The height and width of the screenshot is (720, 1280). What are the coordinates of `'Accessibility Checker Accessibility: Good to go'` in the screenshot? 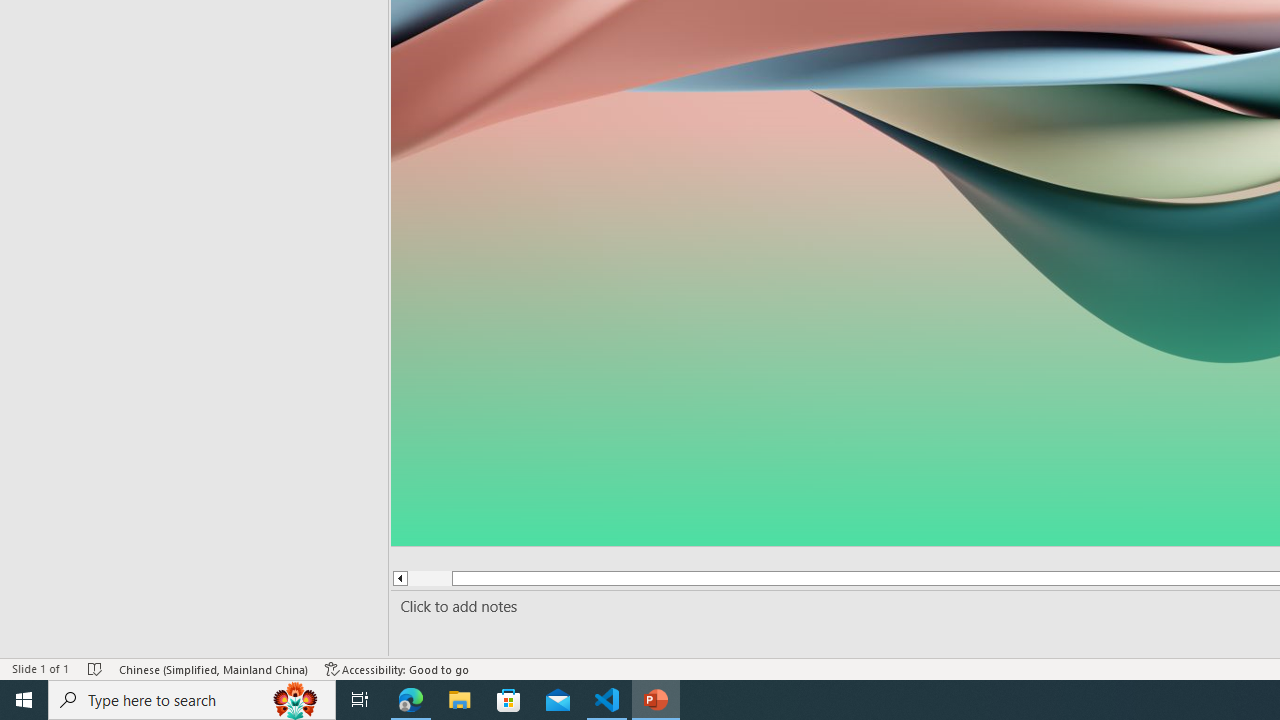 It's located at (397, 669).